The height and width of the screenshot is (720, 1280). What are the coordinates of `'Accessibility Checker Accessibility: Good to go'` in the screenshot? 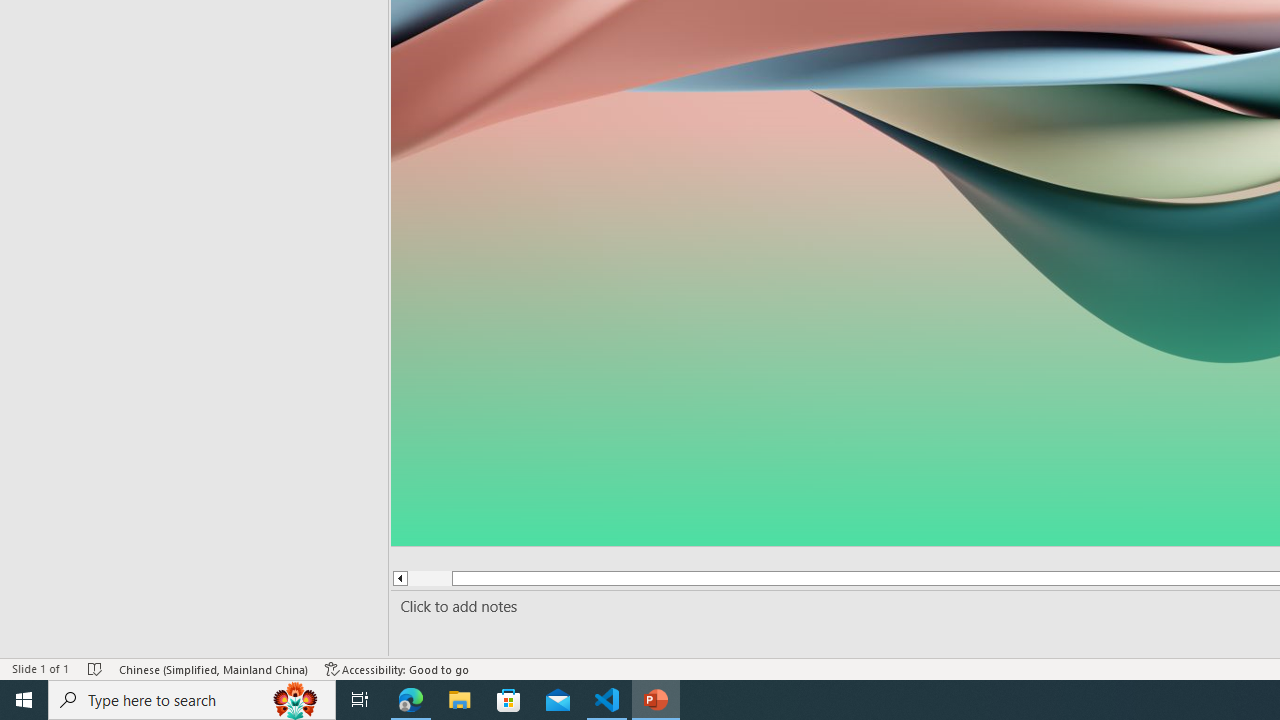 It's located at (397, 669).